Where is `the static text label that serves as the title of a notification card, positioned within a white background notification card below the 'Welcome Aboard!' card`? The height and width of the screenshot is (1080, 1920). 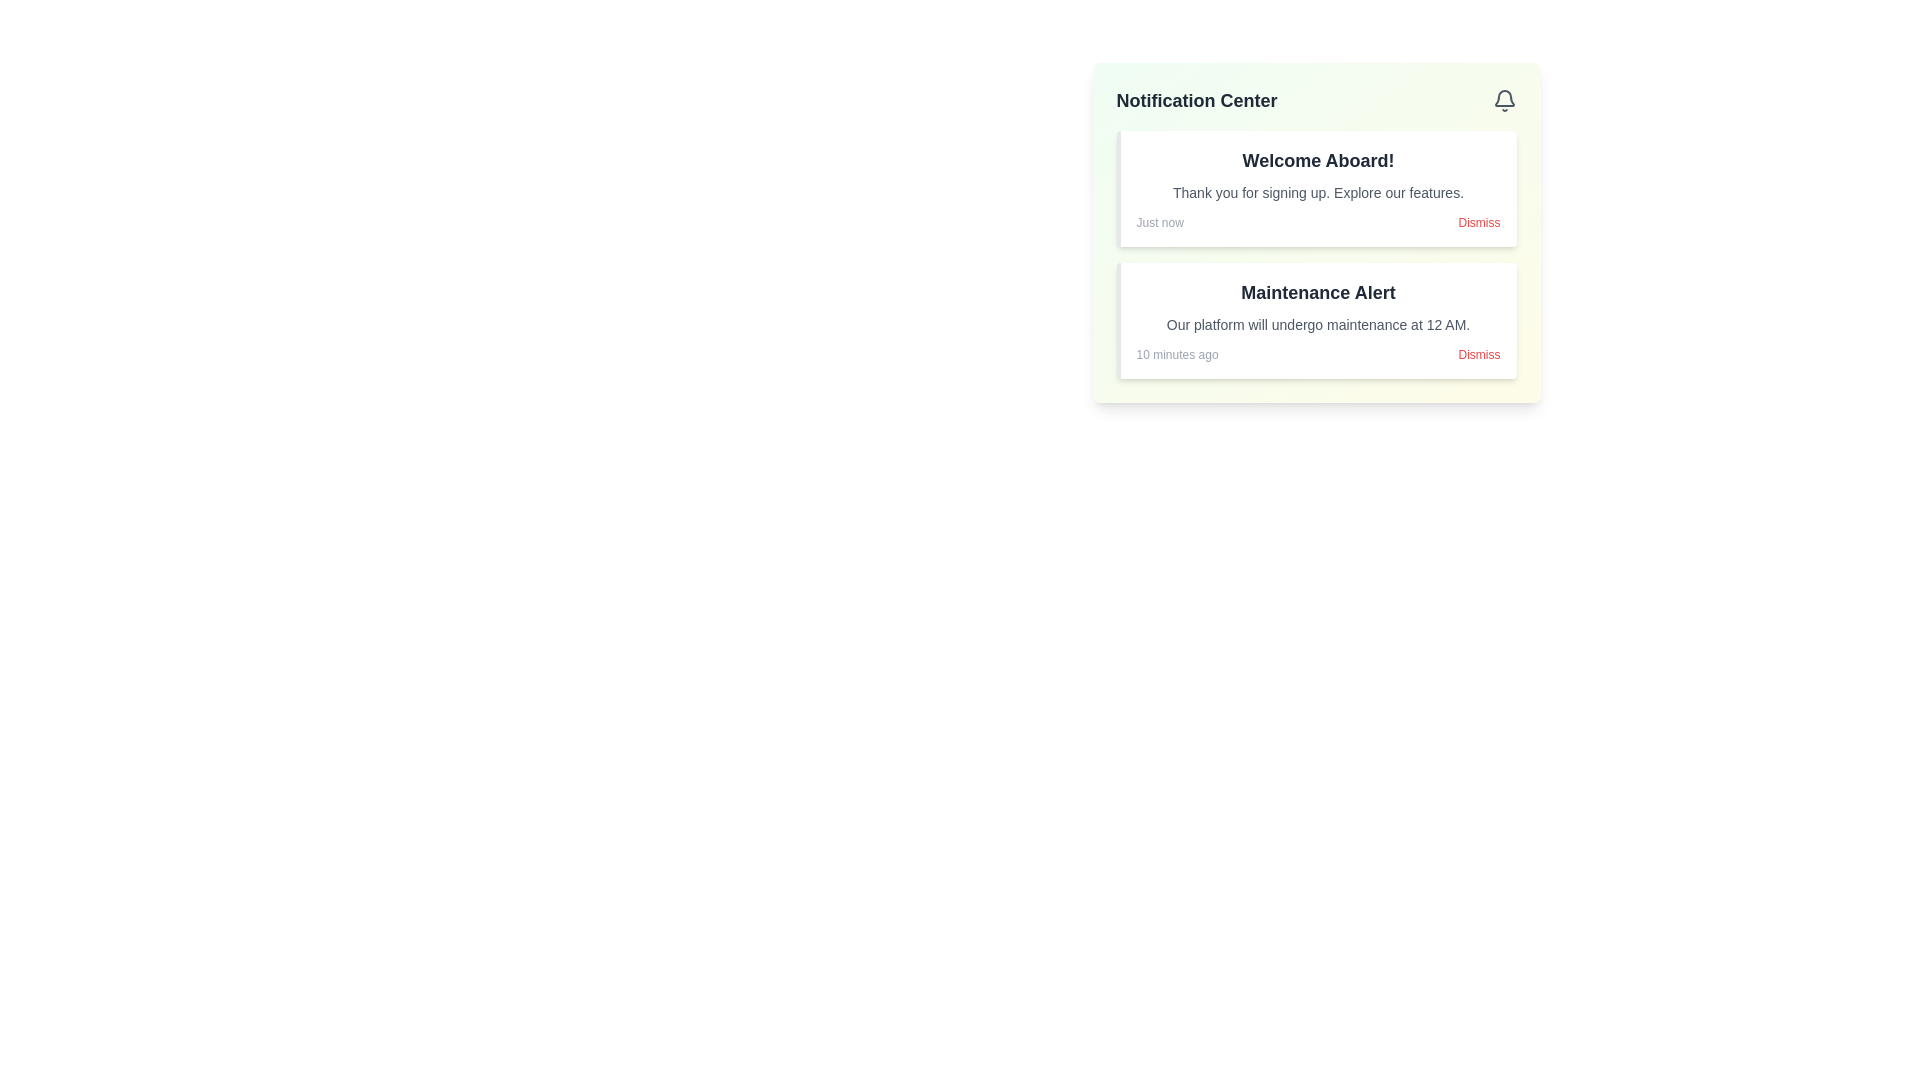 the static text label that serves as the title of a notification card, positioned within a white background notification card below the 'Welcome Aboard!' card is located at coordinates (1318, 293).